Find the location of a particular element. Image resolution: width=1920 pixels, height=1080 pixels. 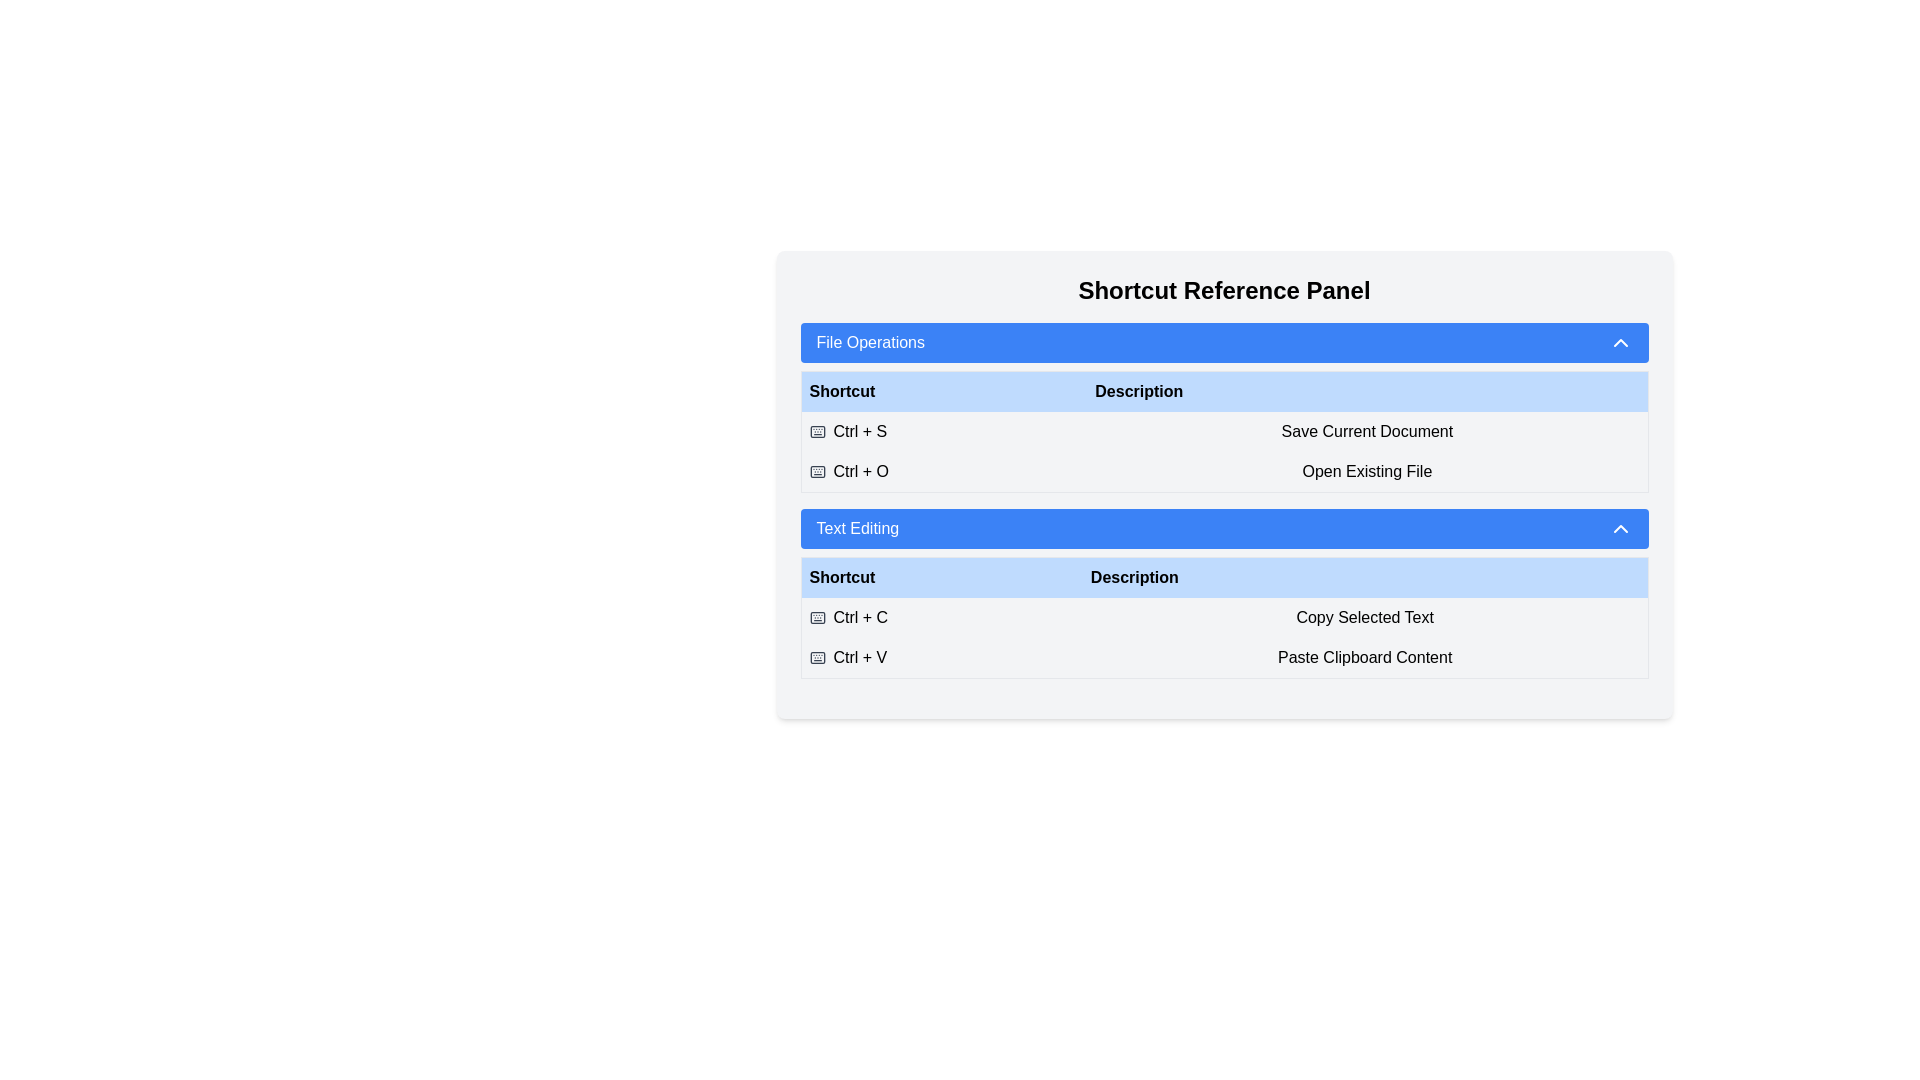

the first row in the 'File Operations' section of the 'Shortcut Reference Panel', which displays the keyboard shortcut 'Ctrl + S' for saving the current document is located at coordinates (1223, 431).